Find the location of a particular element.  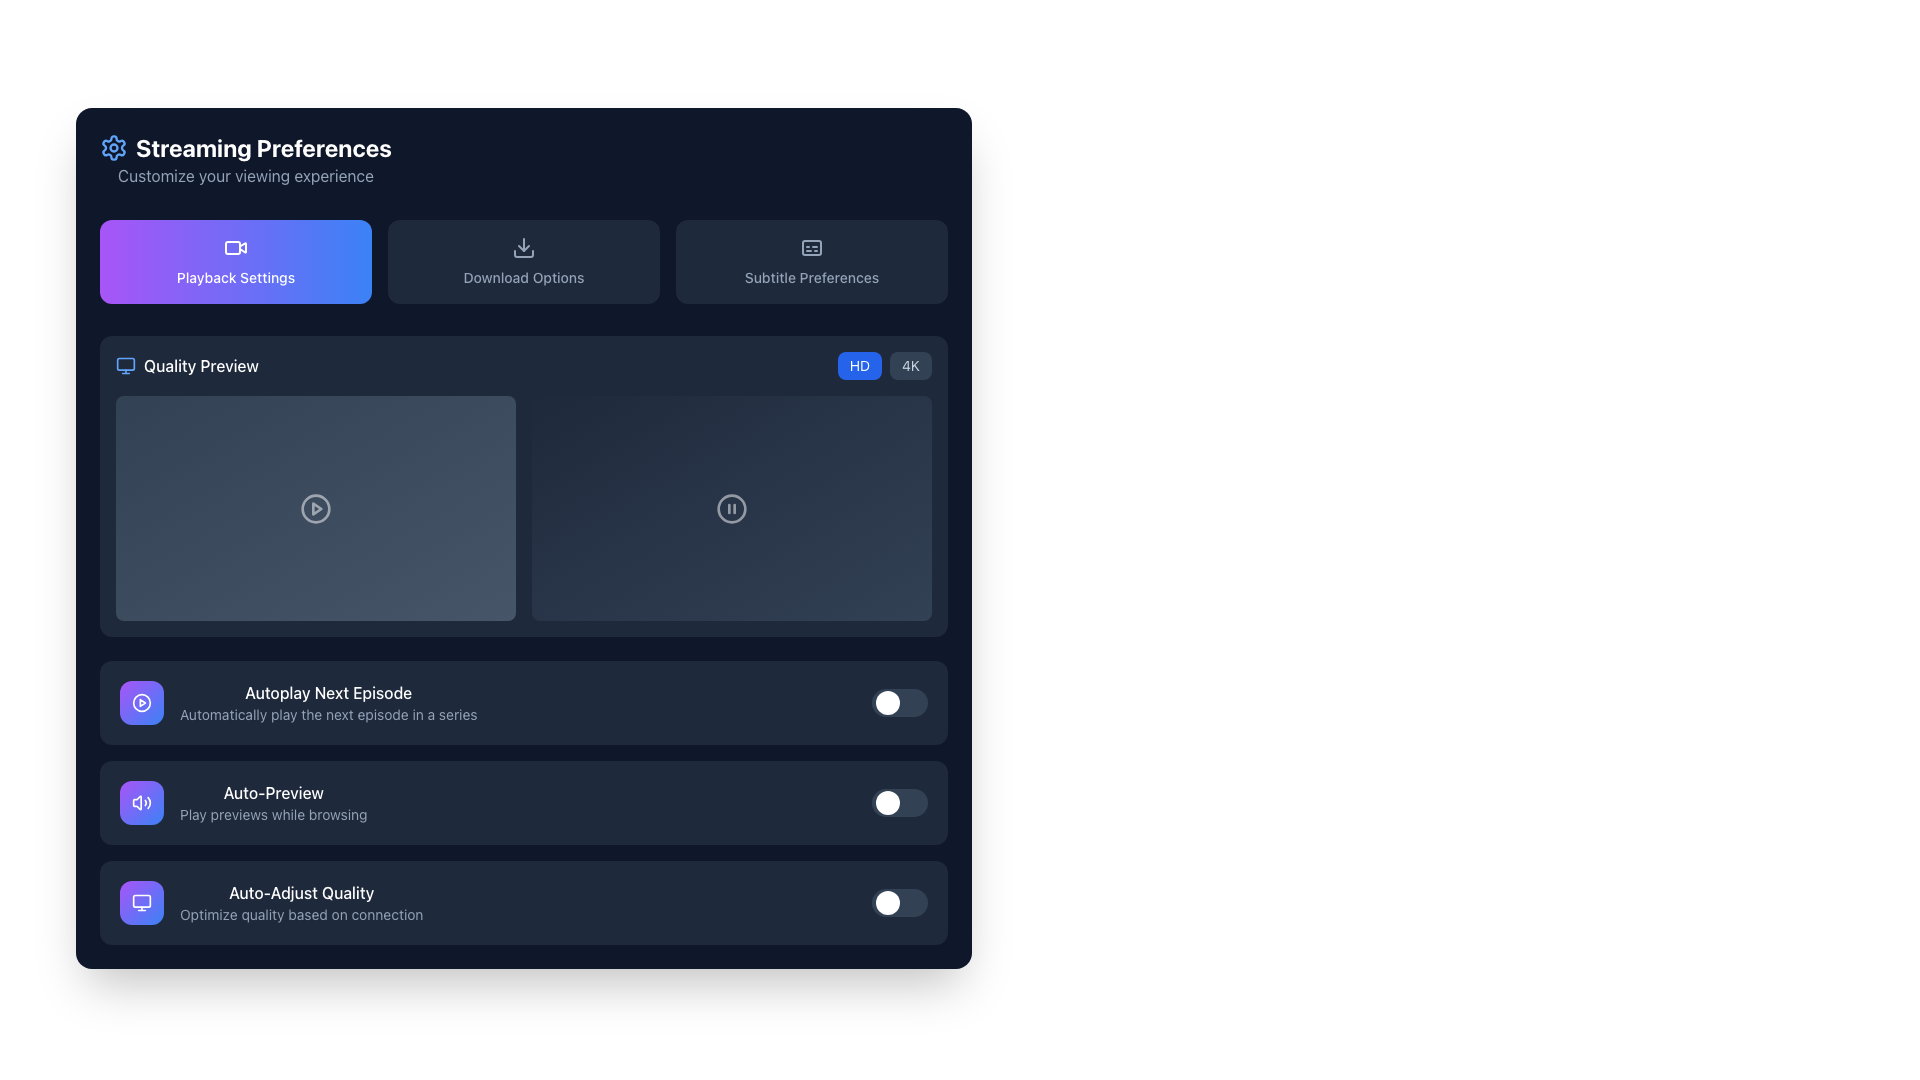

the circular play icon located in the 'Quality Preview' section, which is centered in the left video preview box is located at coordinates (315, 507).